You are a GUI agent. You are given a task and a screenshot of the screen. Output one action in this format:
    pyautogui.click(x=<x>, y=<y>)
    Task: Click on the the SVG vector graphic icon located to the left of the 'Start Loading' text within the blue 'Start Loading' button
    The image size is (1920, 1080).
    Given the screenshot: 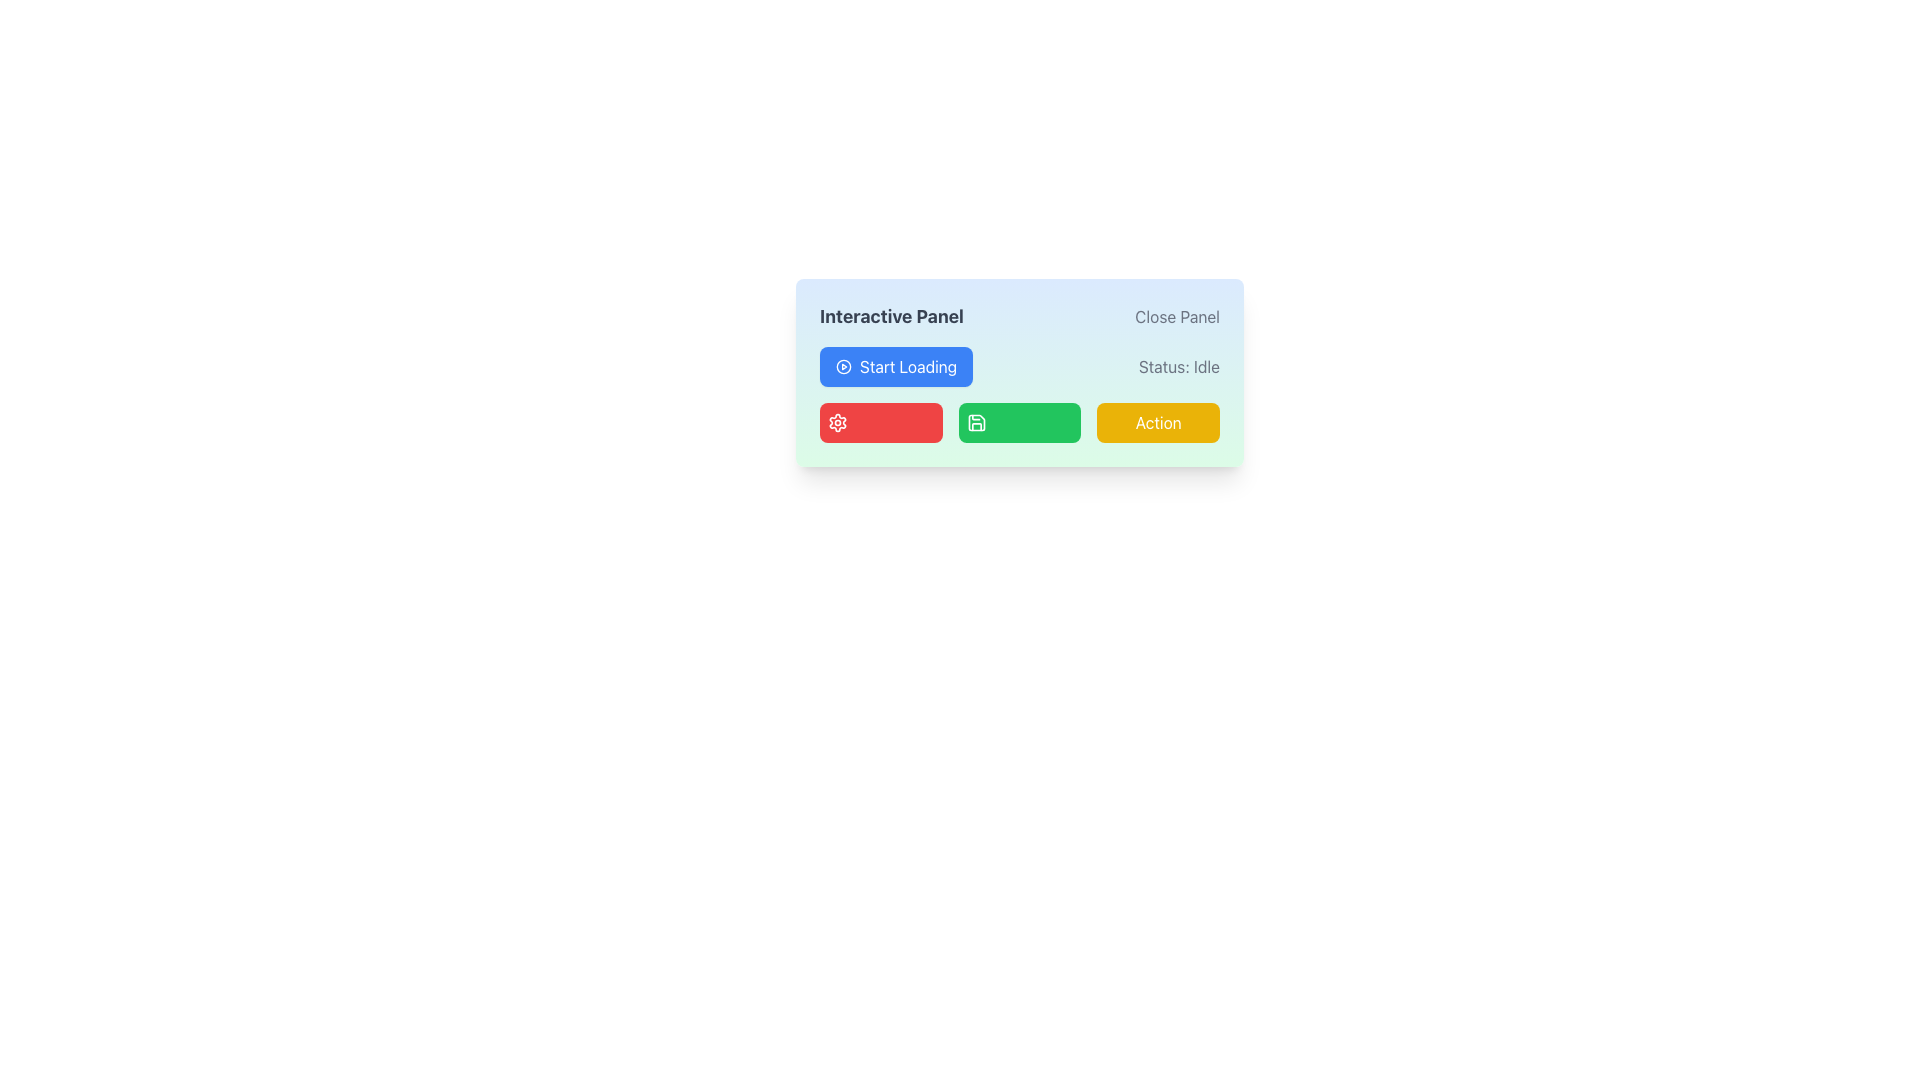 What is the action you would take?
    pyautogui.click(x=844, y=366)
    